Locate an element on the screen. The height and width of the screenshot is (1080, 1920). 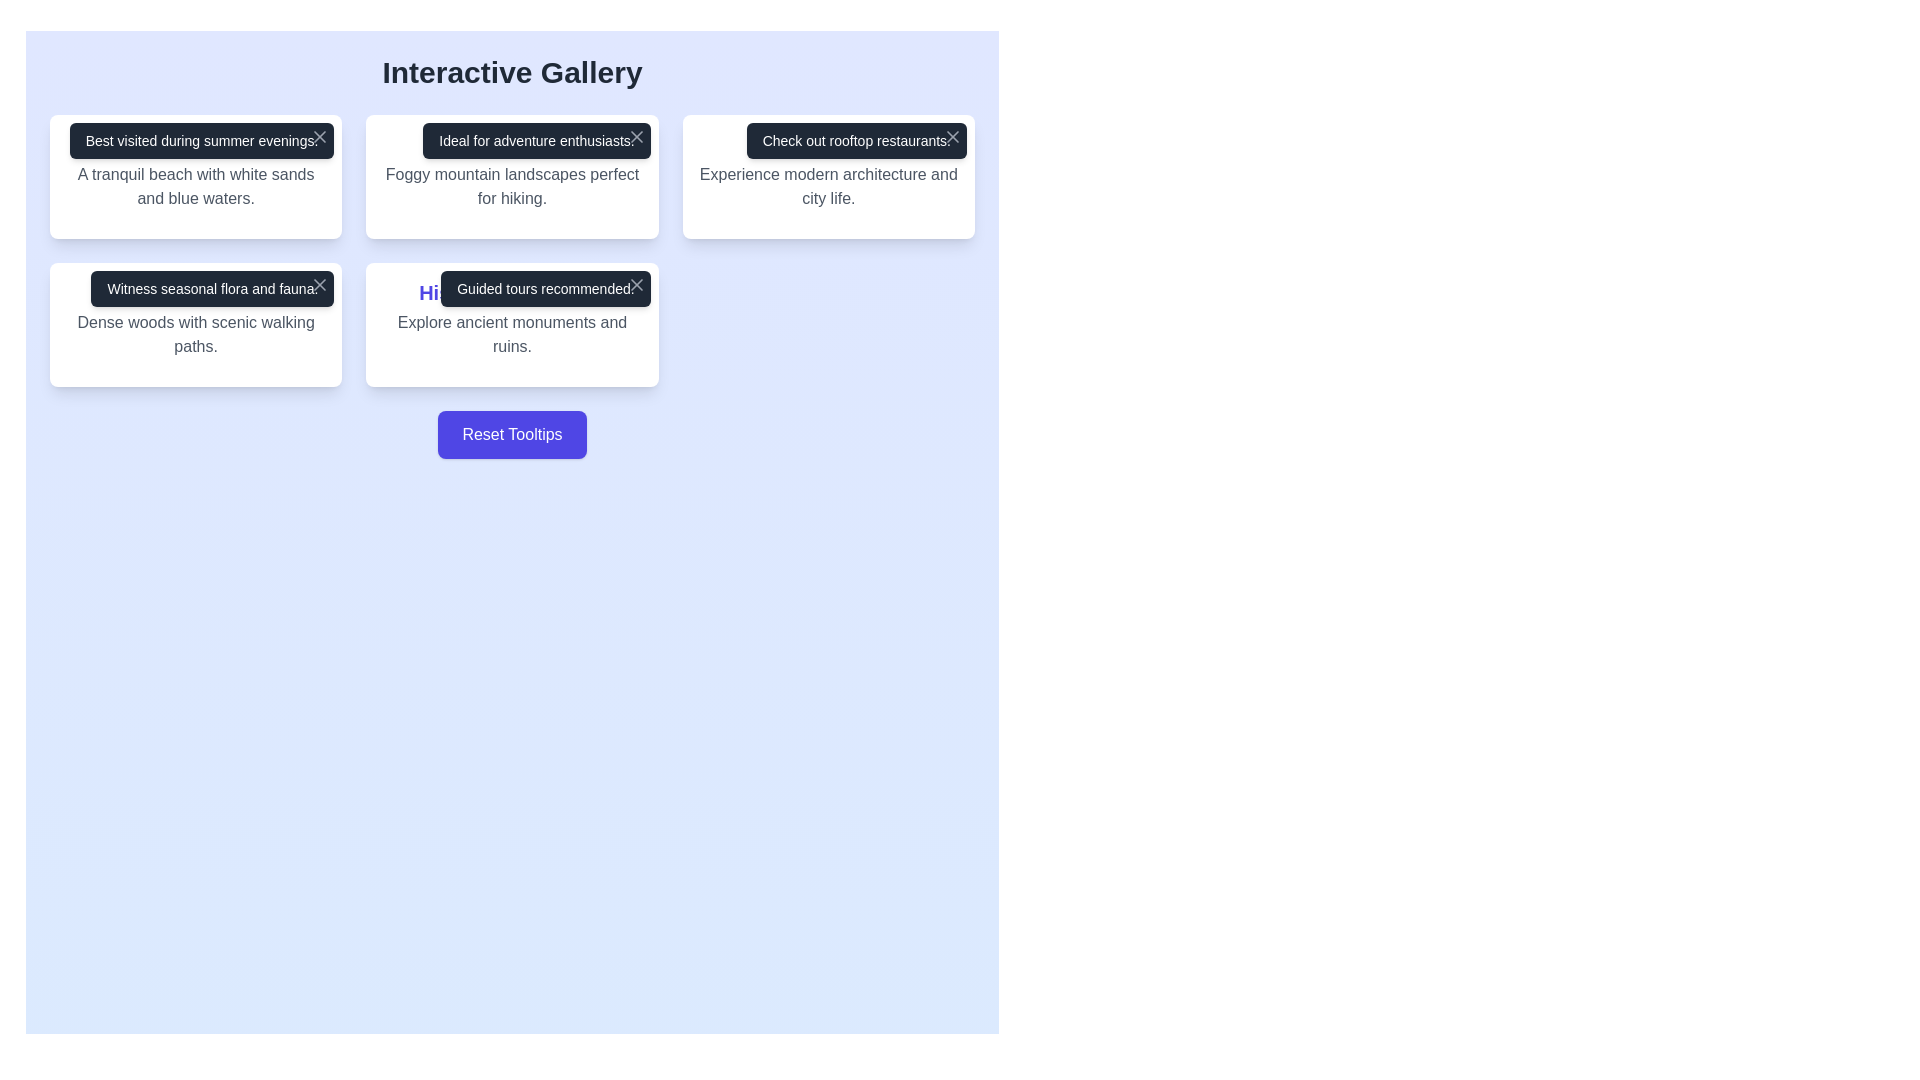
the Cross icon button located in the top-right corner of the tooltip that contains the text 'Guided tours recommended' is located at coordinates (635, 285).